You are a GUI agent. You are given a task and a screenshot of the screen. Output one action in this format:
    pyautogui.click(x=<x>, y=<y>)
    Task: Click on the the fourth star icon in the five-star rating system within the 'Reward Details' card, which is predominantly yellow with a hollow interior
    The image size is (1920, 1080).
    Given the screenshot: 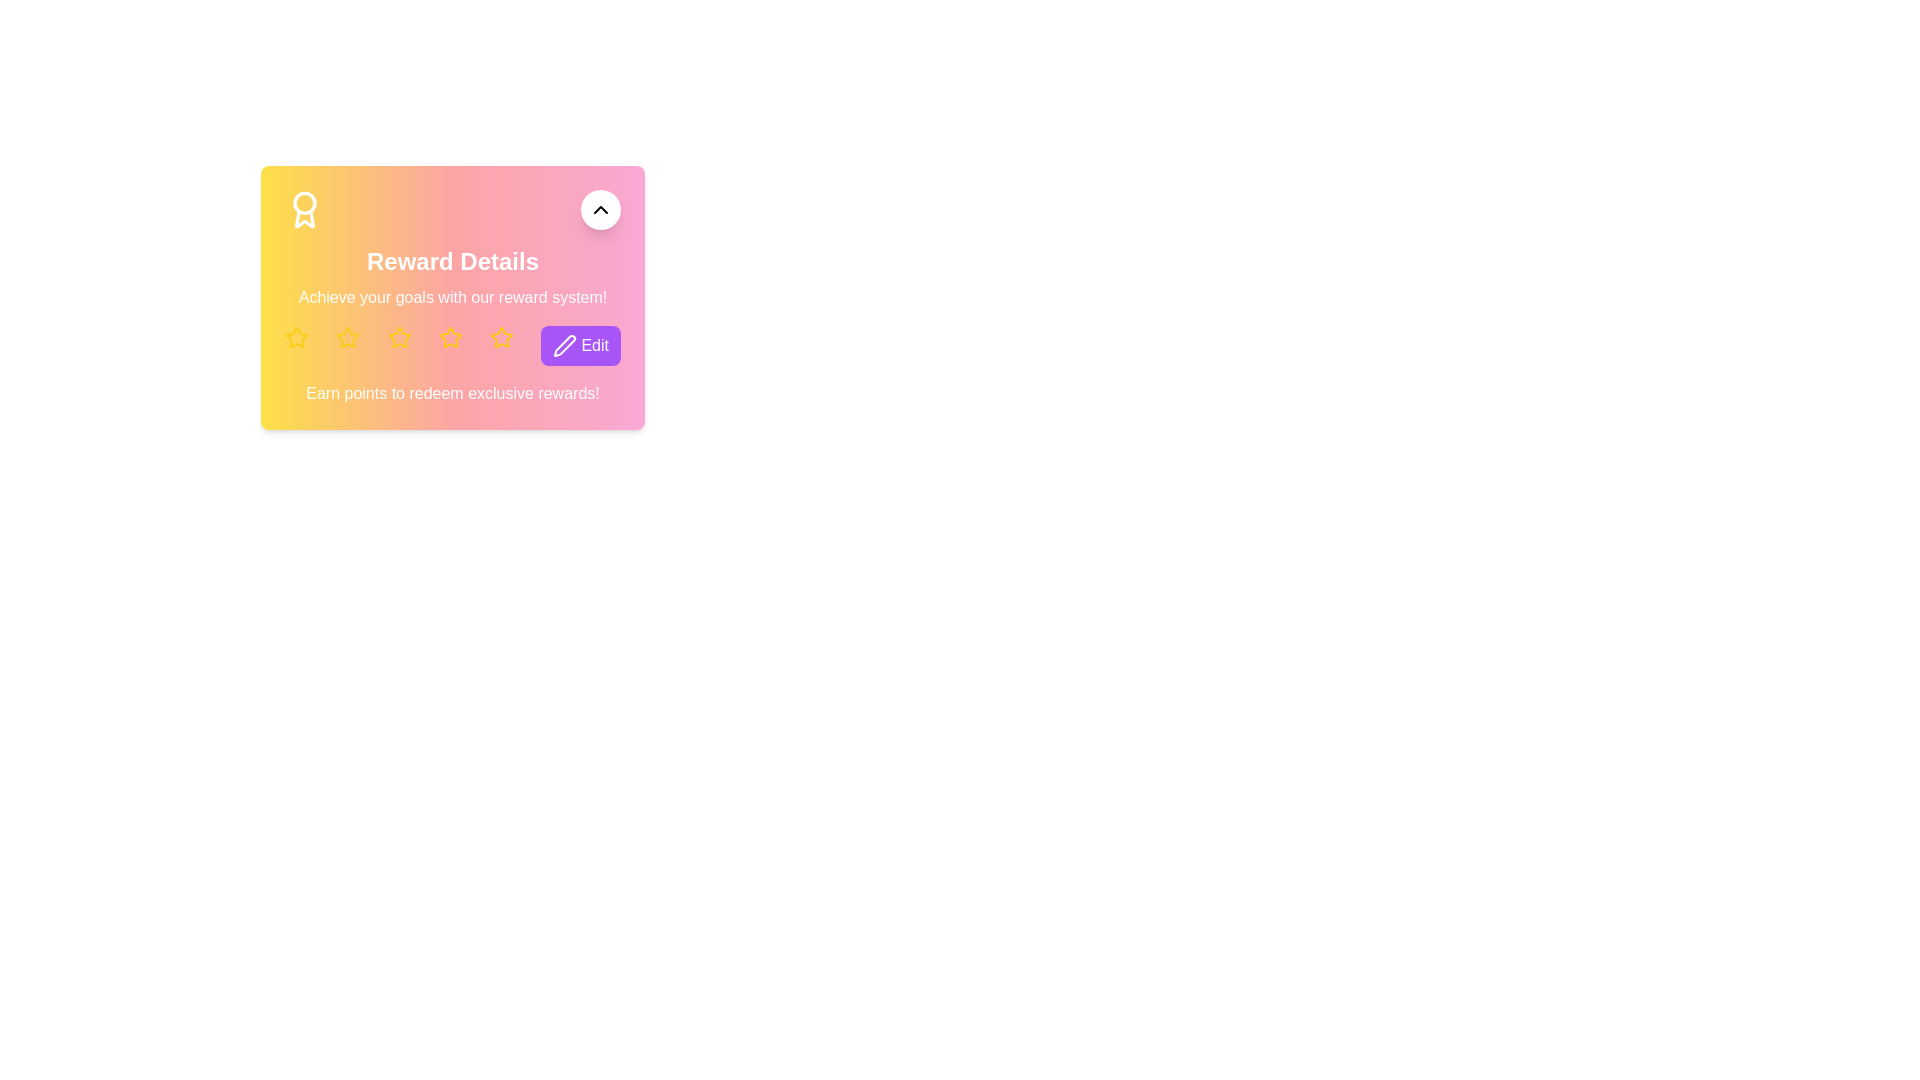 What is the action you would take?
    pyautogui.click(x=449, y=336)
    